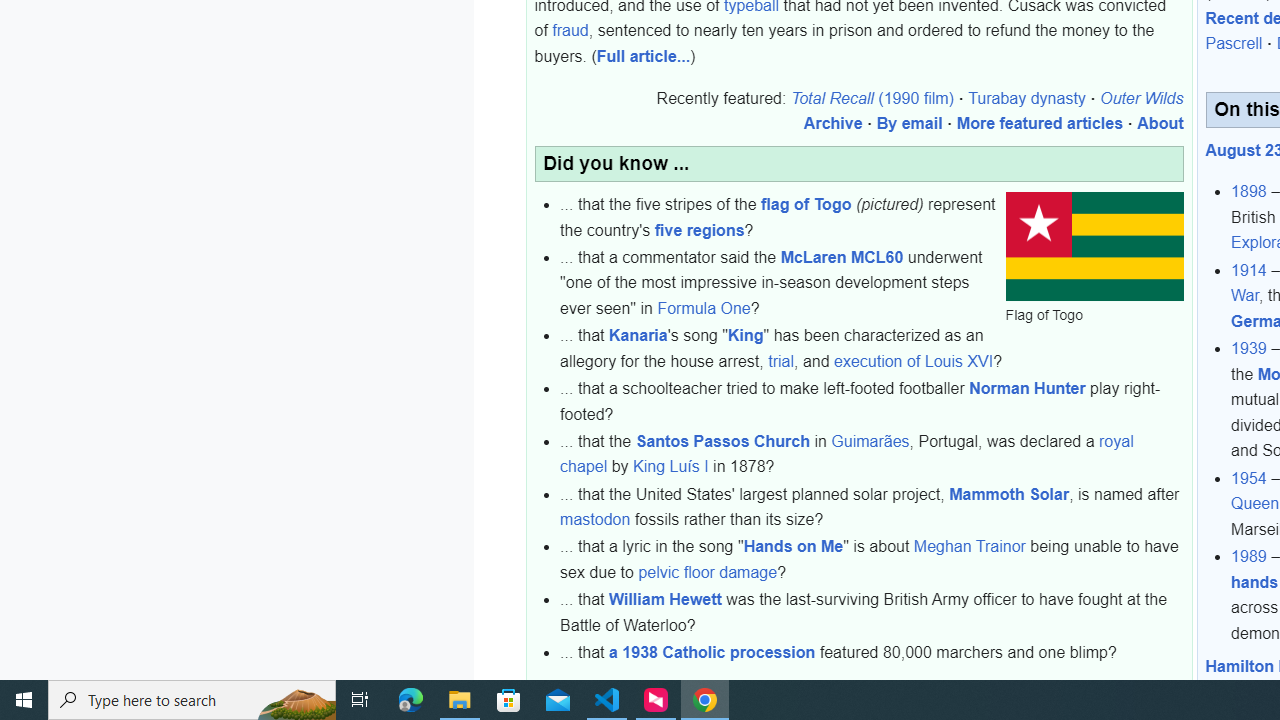 This screenshot has width=1280, height=720. I want to click on 'a 1938 Catholic procession', so click(712, 651).